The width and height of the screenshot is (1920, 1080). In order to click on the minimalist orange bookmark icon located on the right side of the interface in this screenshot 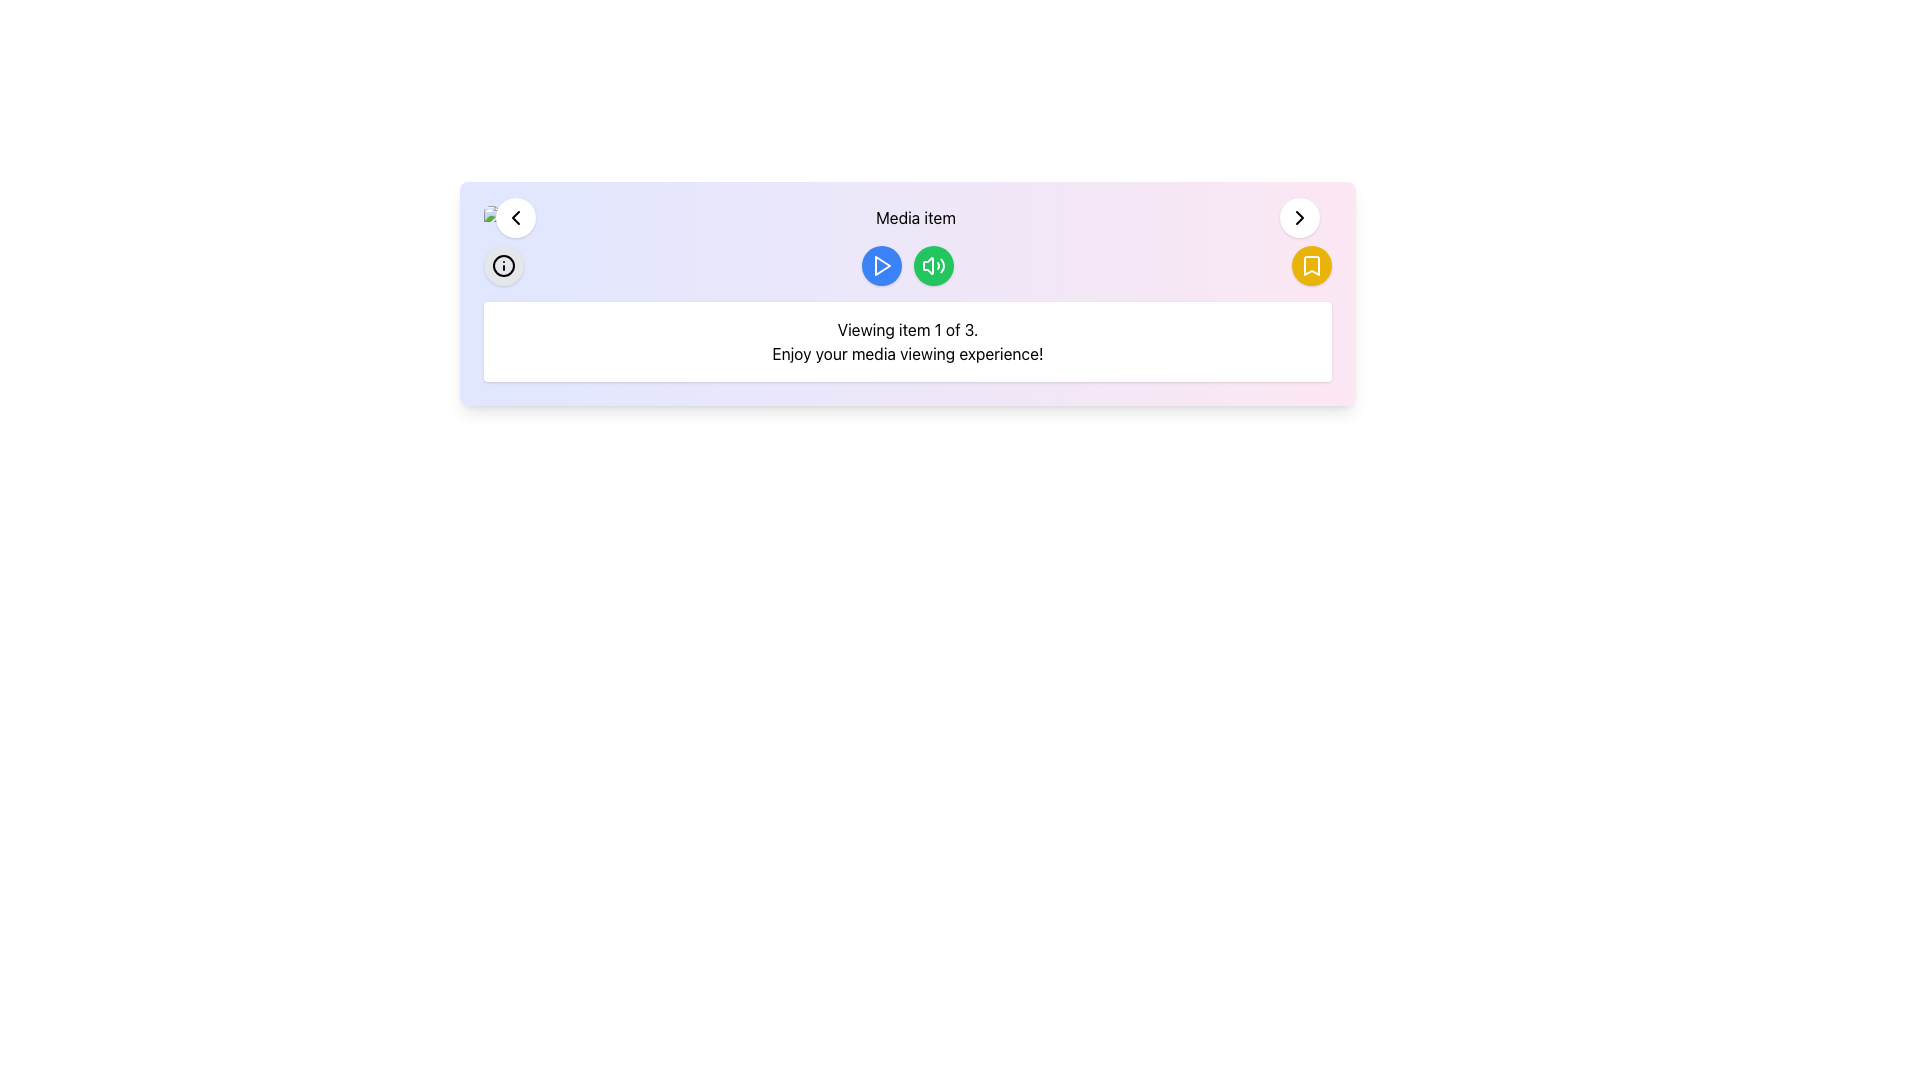, I will do `click(1311, 265)`.